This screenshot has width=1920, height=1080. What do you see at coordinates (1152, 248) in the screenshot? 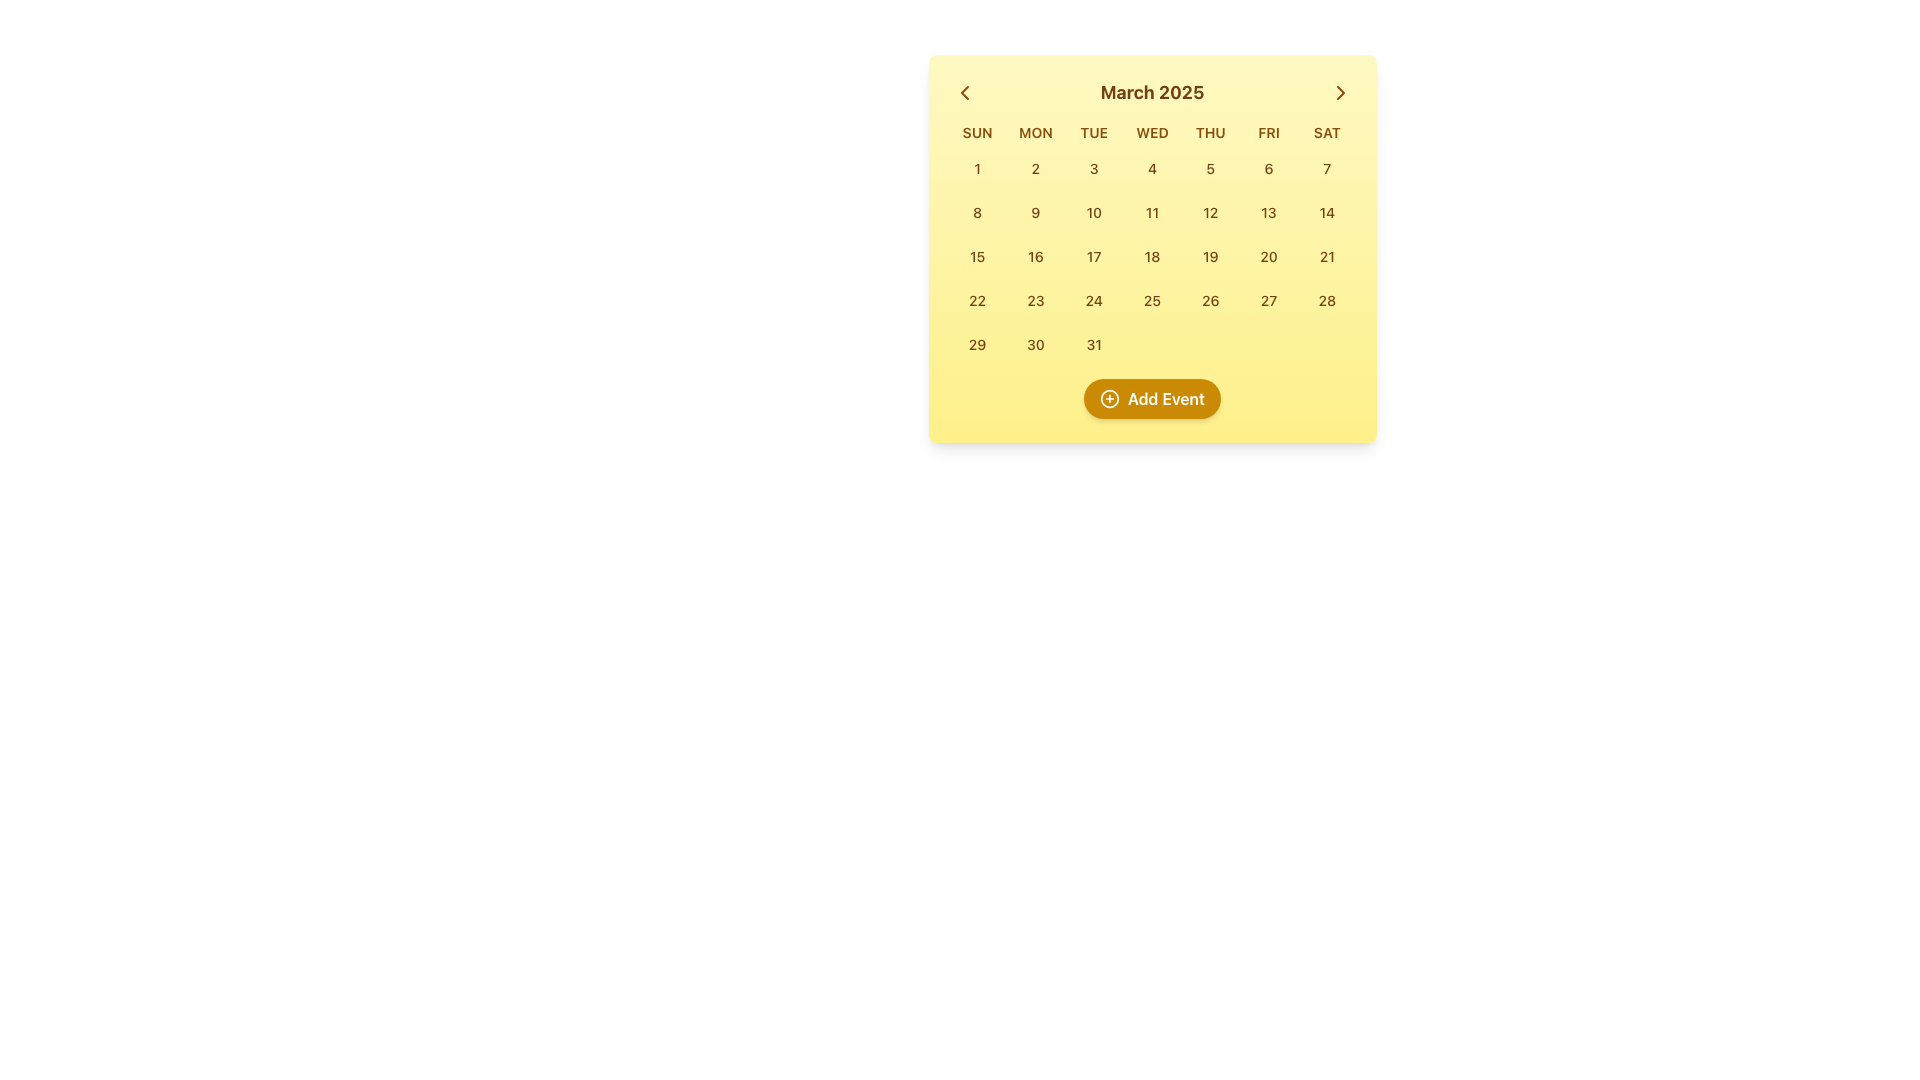
I see `a date in the Calendar Component for March 2025` at bounding box center [1152, 248].